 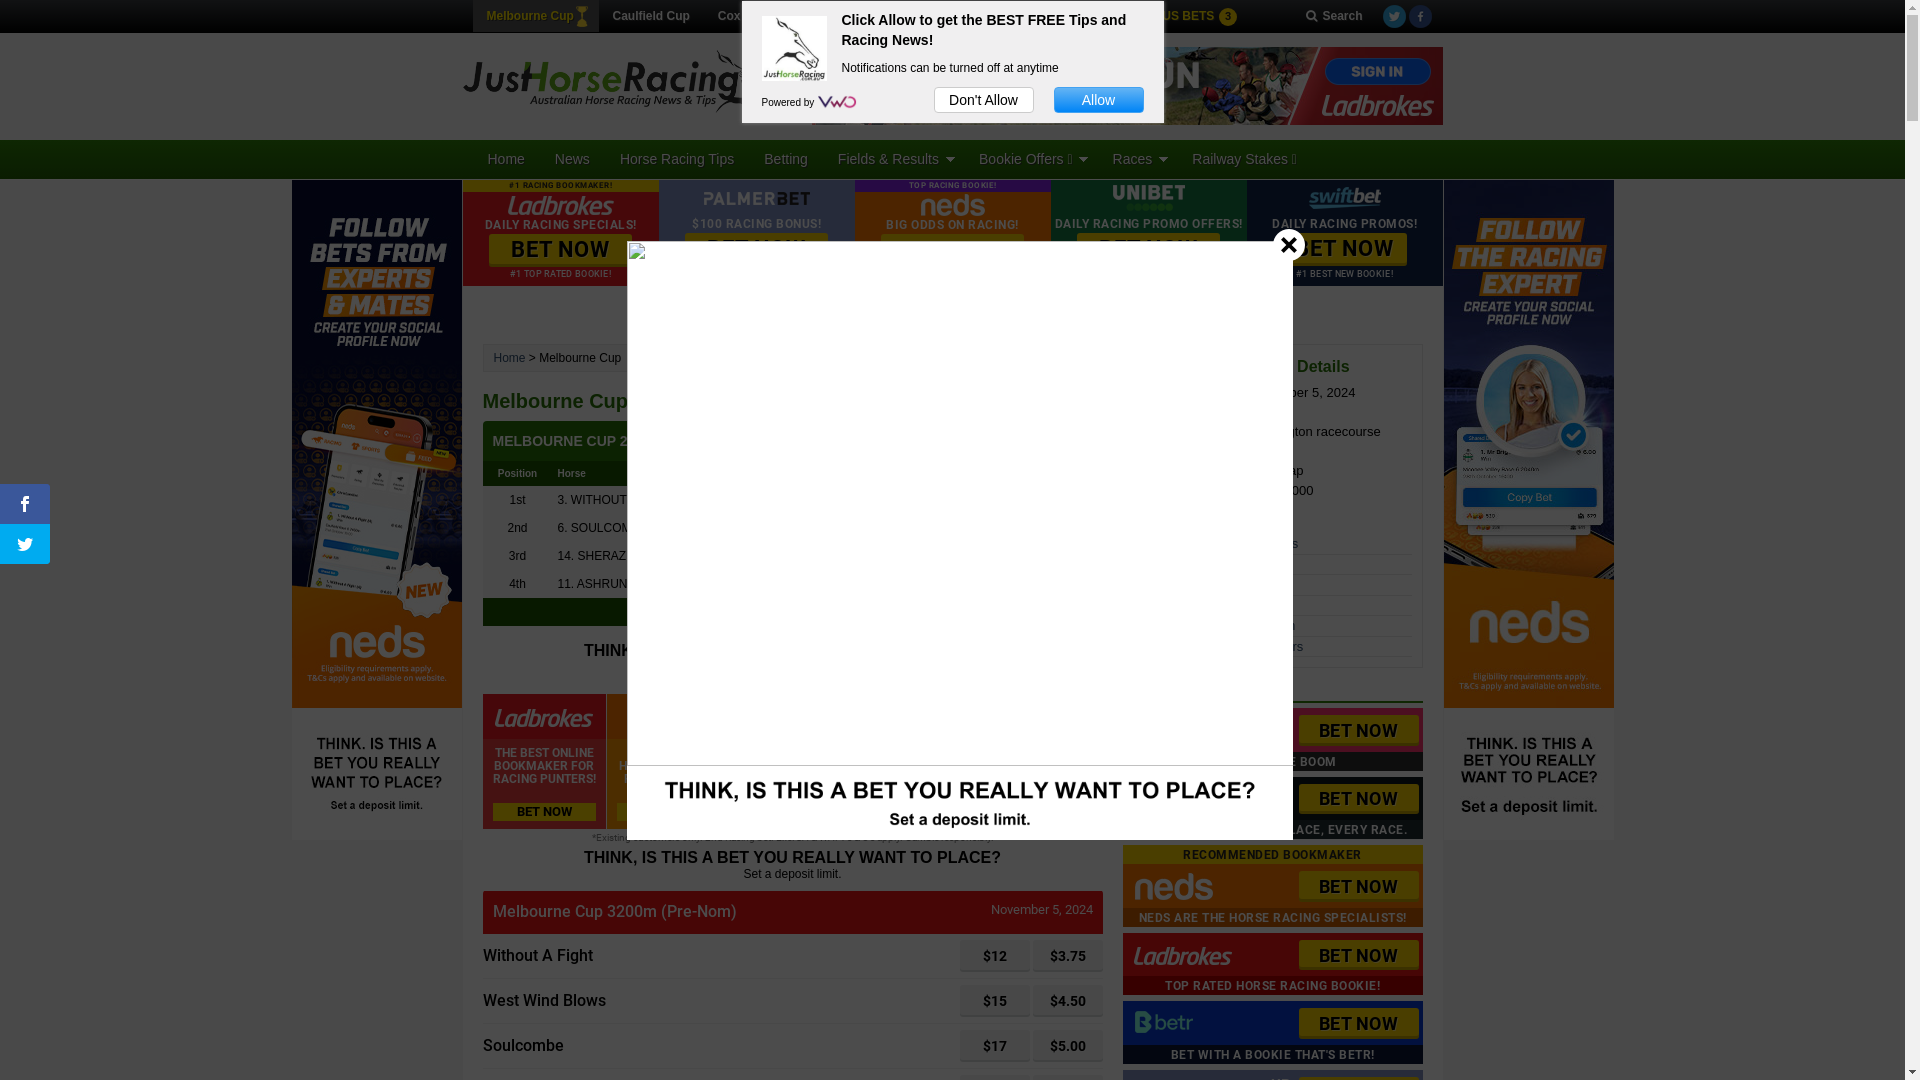 What do you see at coordinates (560, 249) in the screenshot?
I see `'BET NOW'` at bounding box center [560, 249].